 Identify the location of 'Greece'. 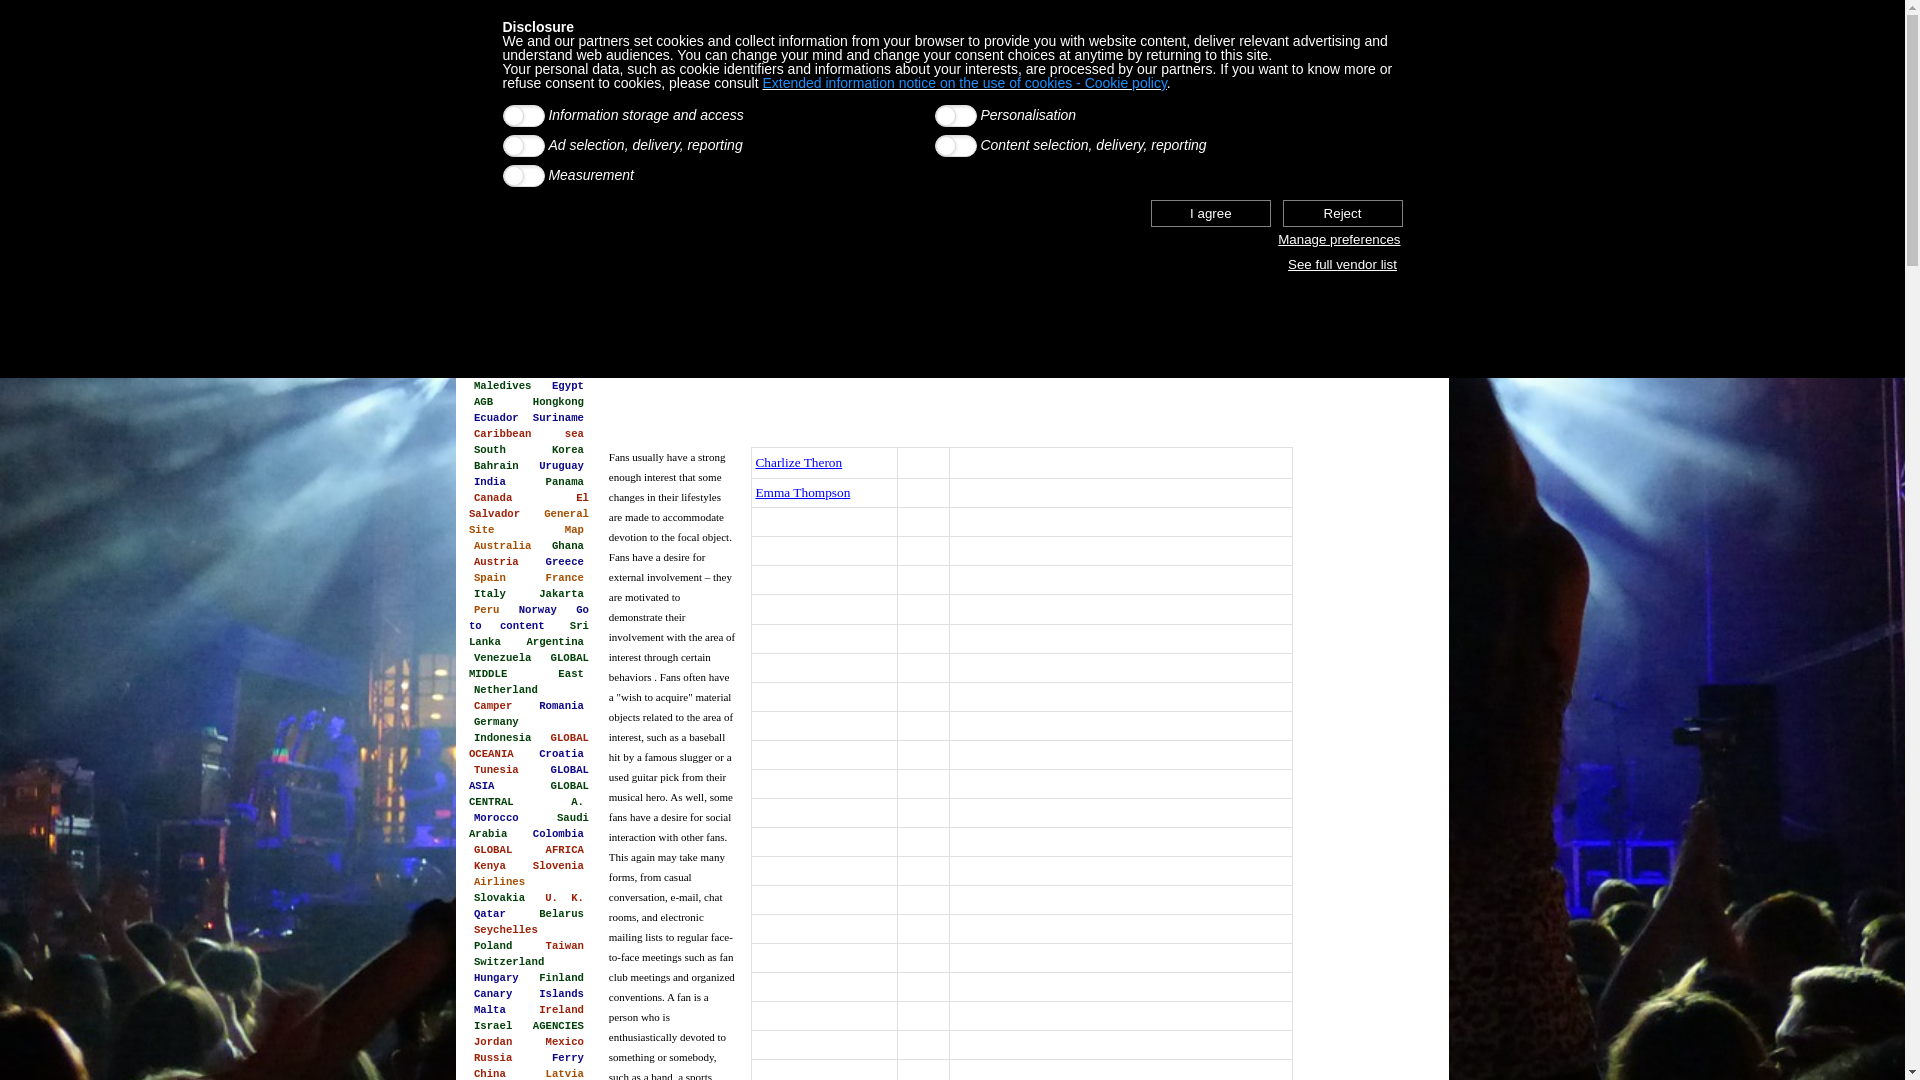
(564, 562).